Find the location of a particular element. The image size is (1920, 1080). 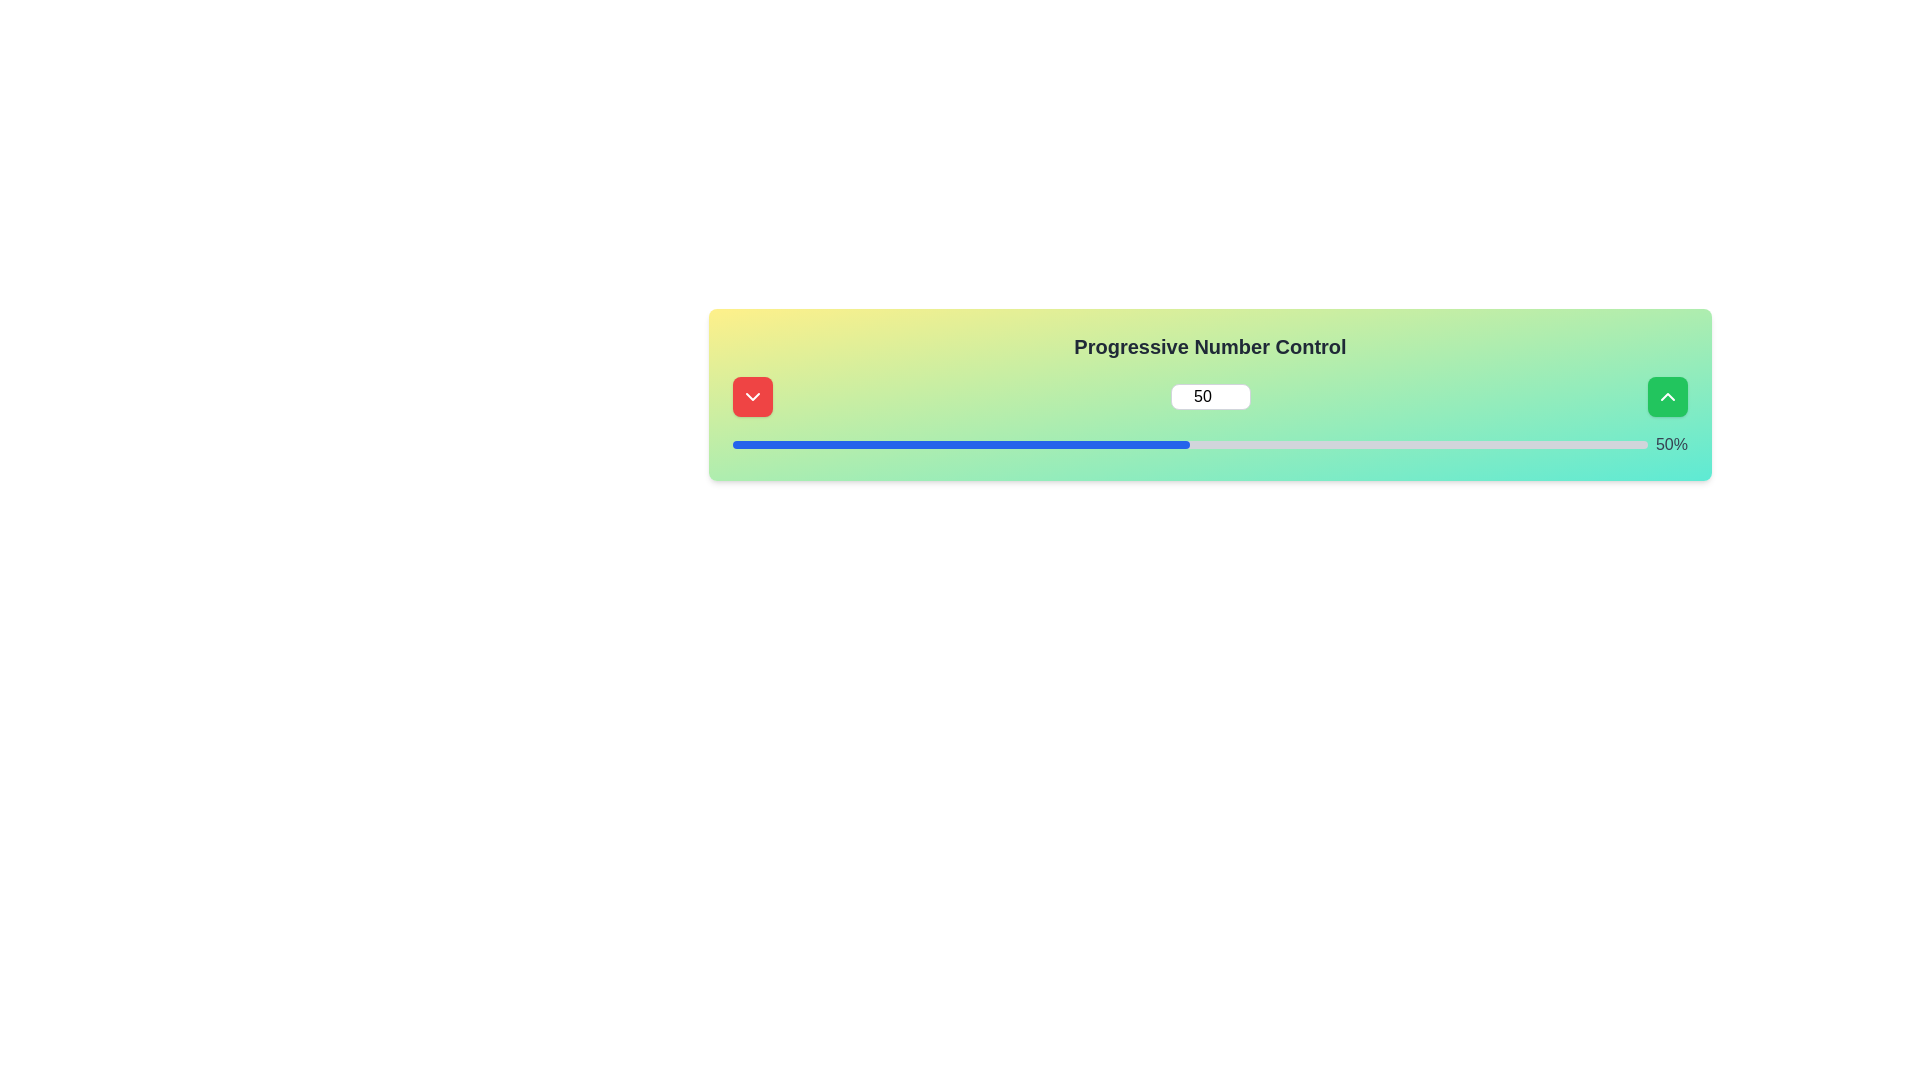

the slider is located at coordinates (1163, 443).